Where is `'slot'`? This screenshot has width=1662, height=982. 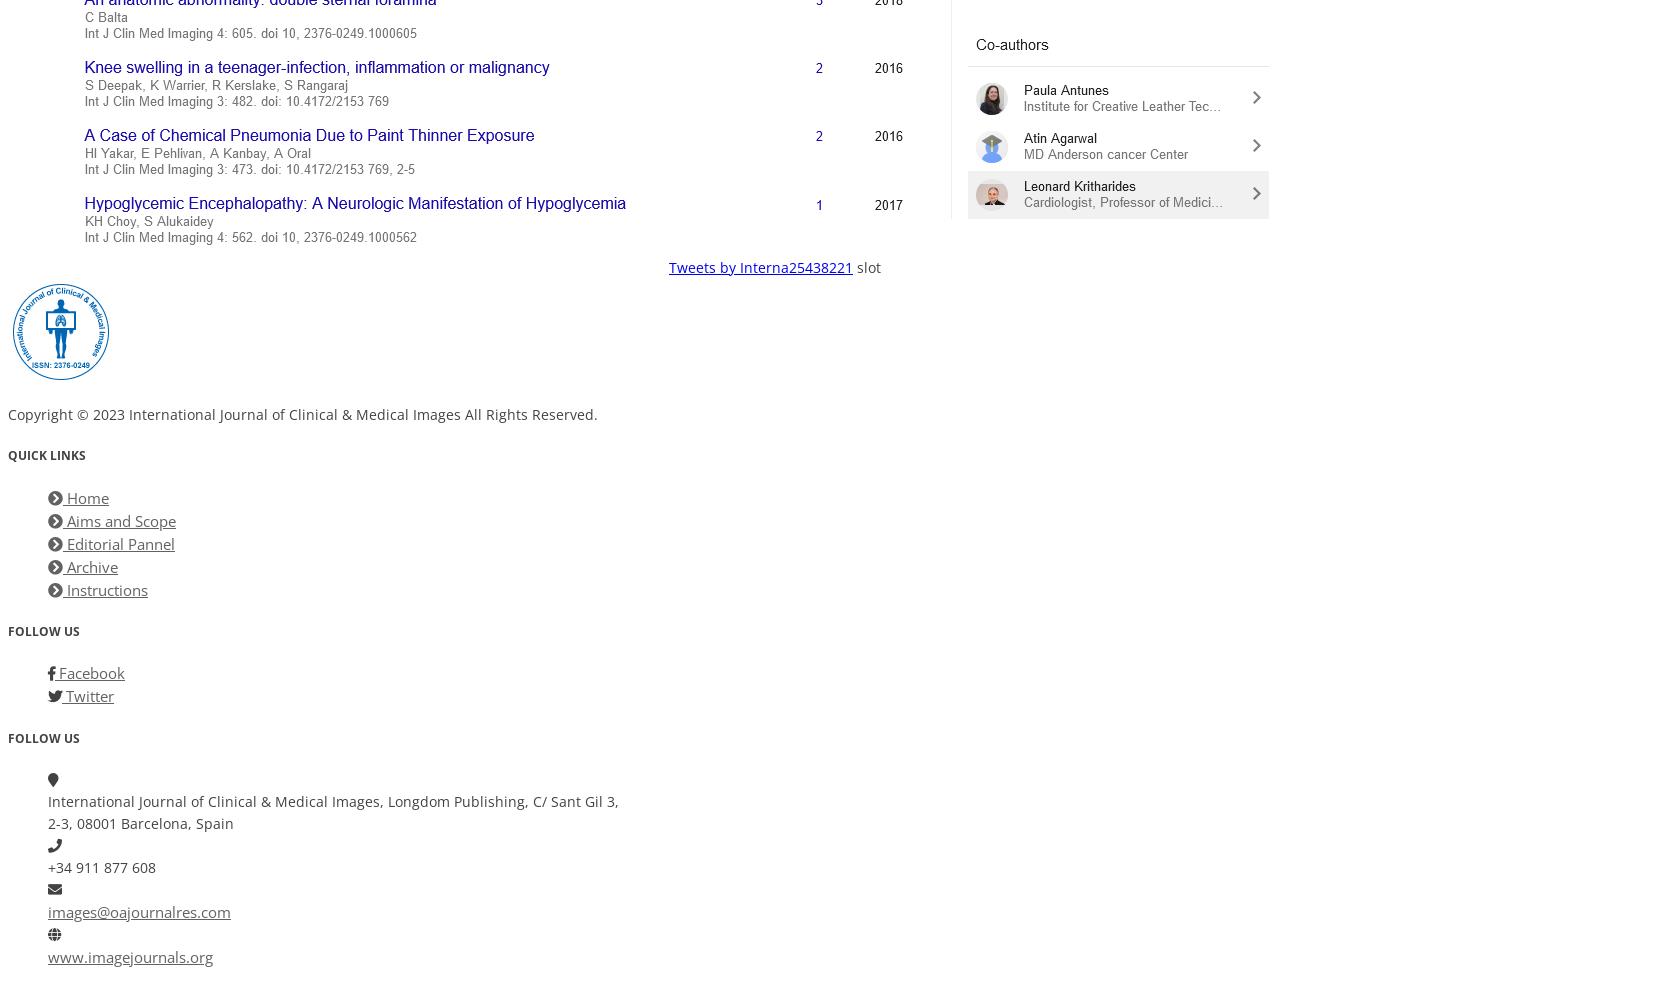 'slot' is located at coordinates (868, 266).